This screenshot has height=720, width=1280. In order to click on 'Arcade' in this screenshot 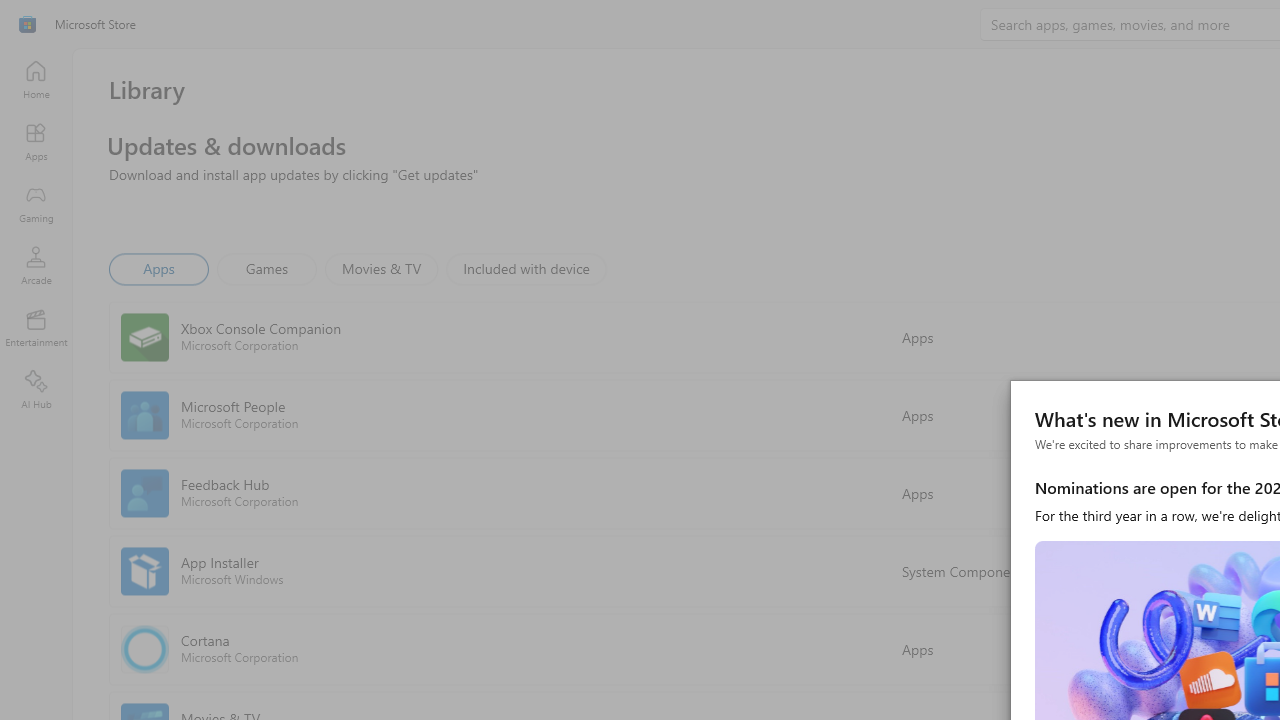, I will do `click(35, 264)`.